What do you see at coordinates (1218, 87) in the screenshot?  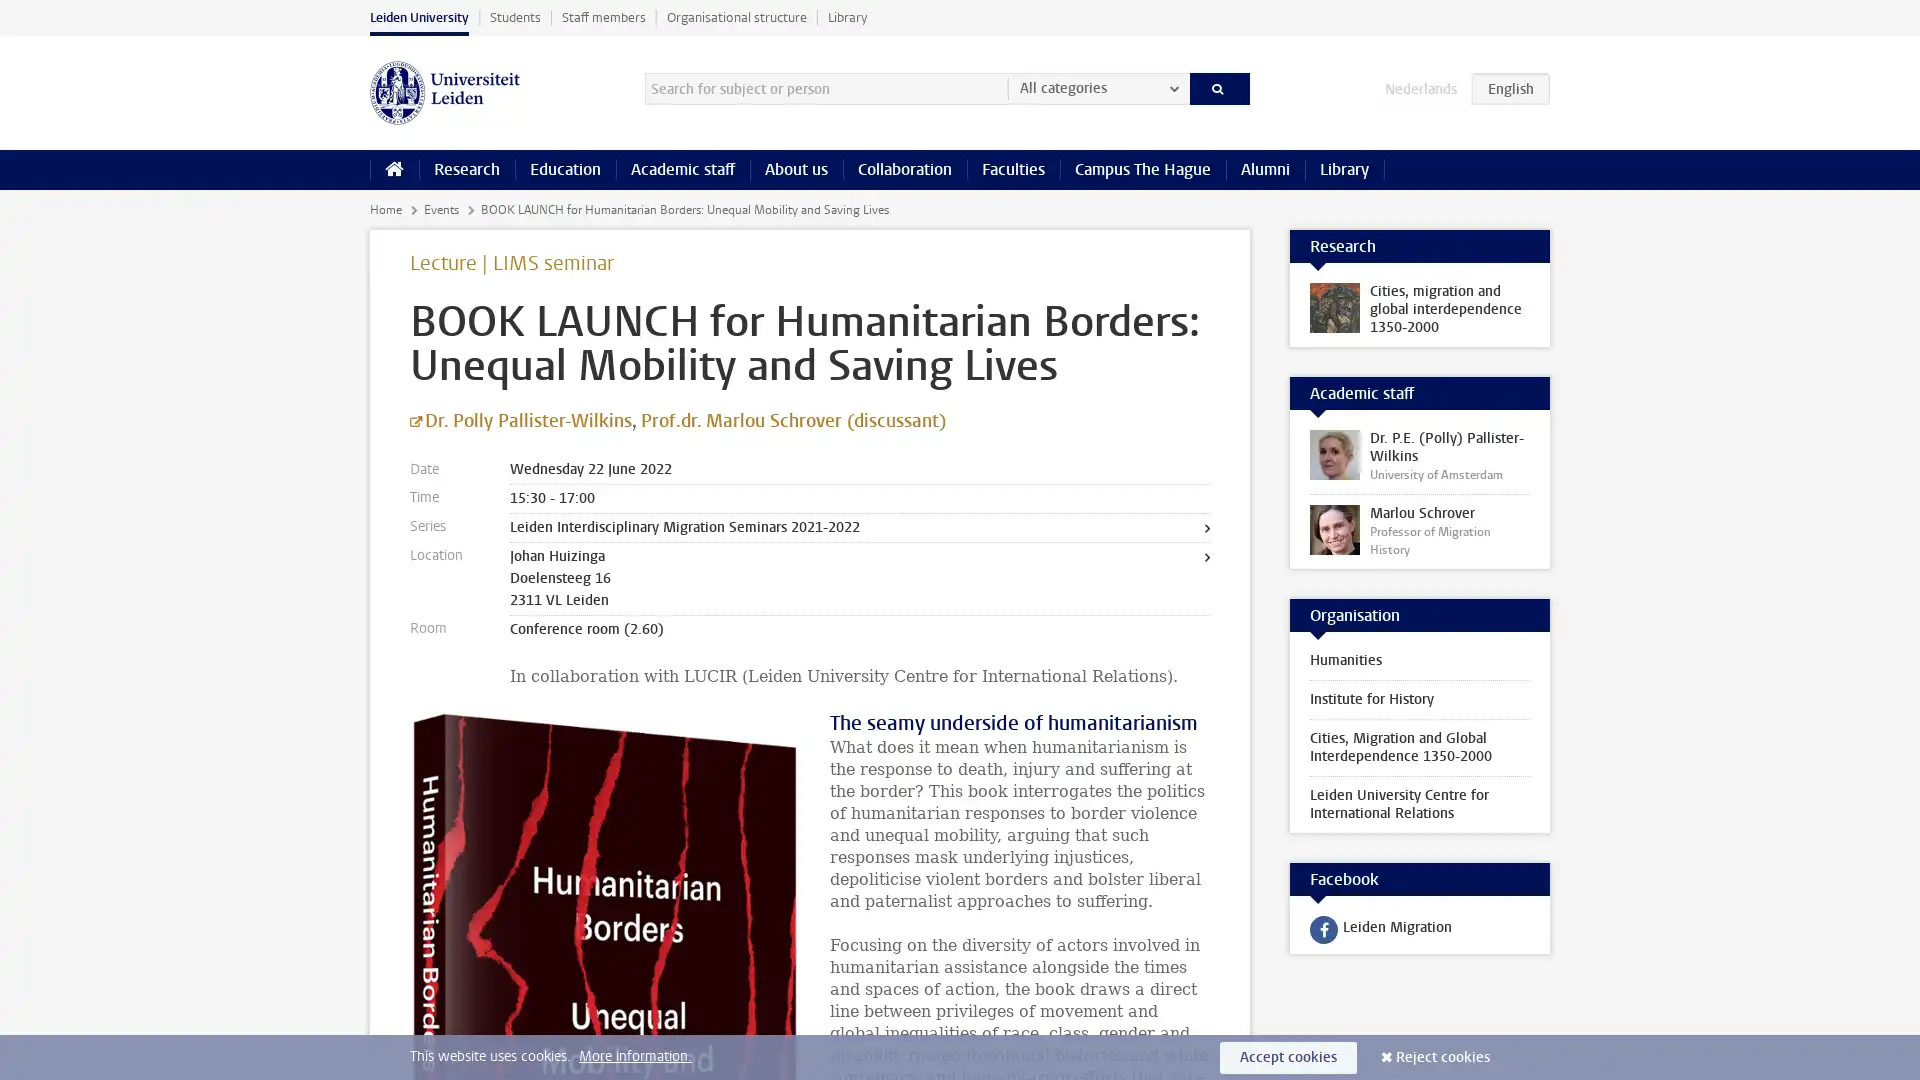 I see `Search` at bounding box center [1218, 87].